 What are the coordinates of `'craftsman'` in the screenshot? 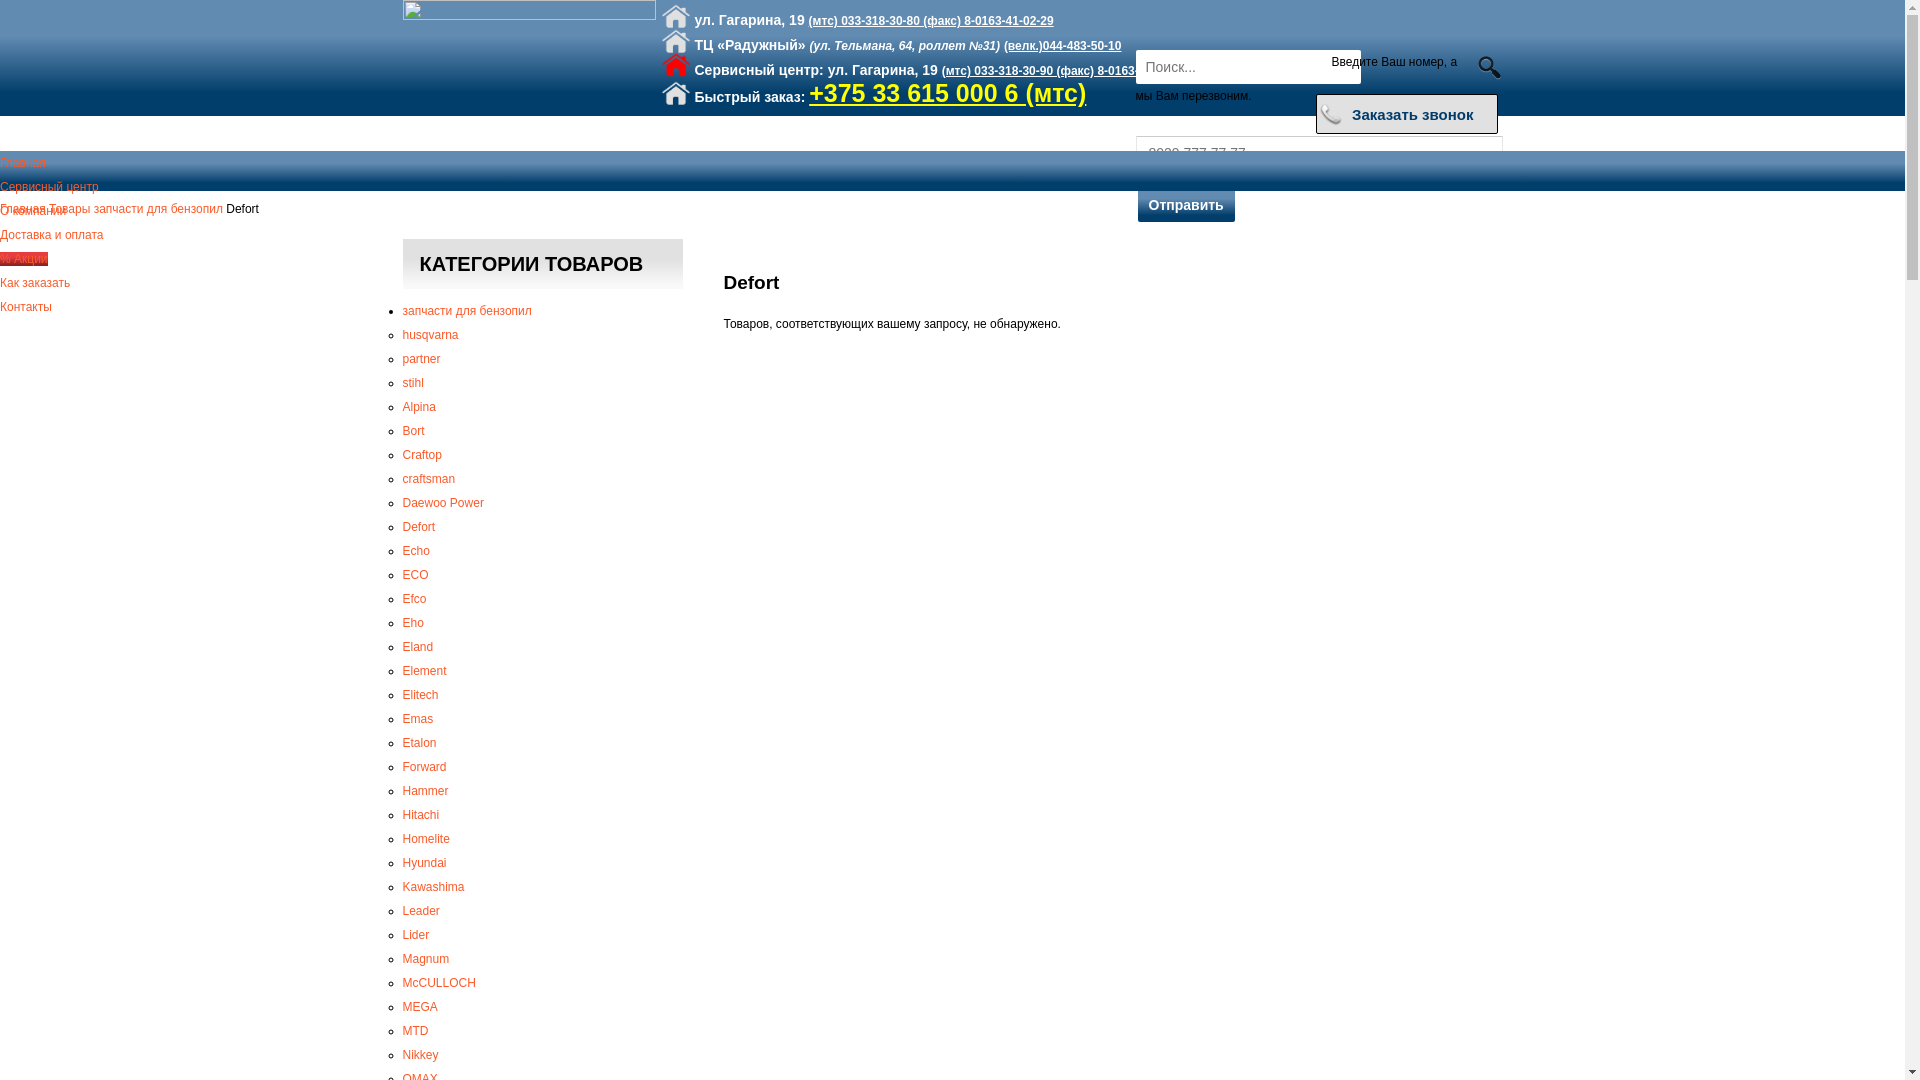 It's located at (427, 478).